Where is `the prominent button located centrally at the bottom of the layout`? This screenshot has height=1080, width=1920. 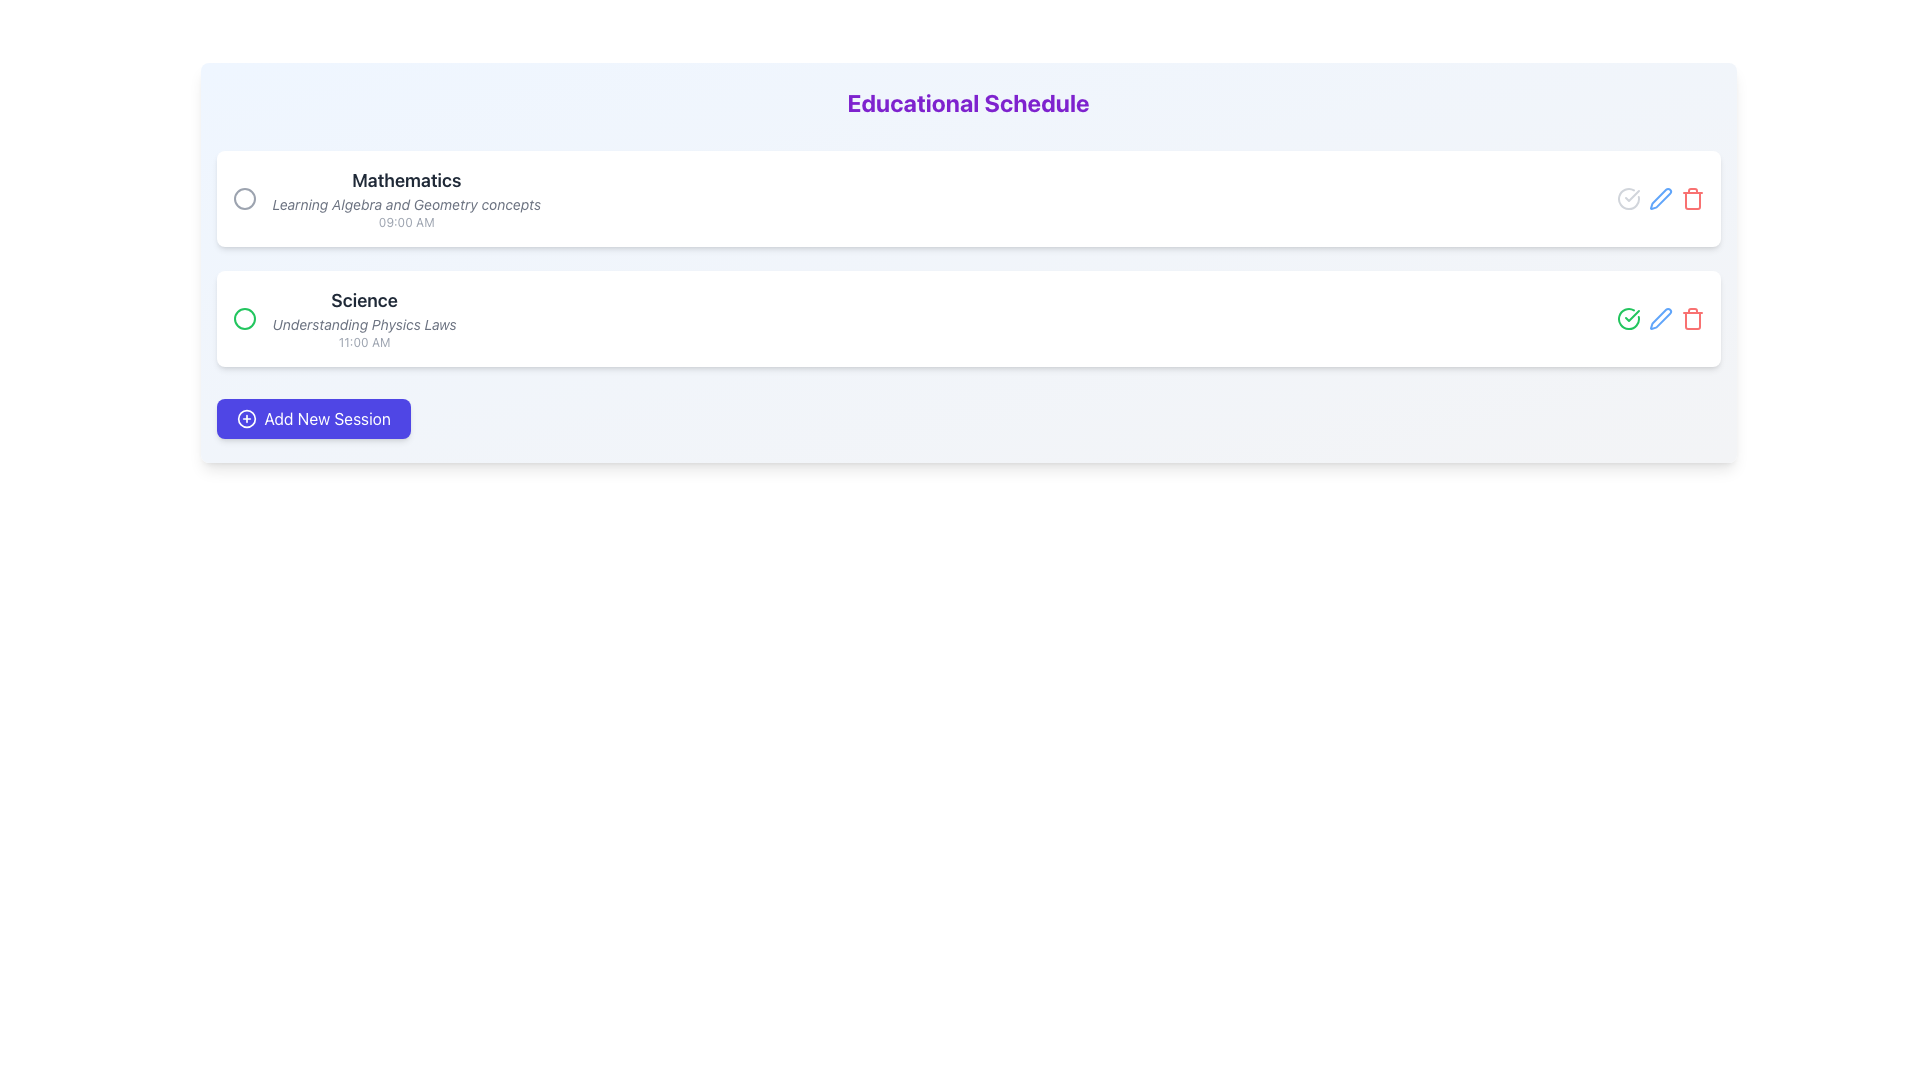 the prominent button located centrally at the bottom of the layout is located at coordinates (312, 418).